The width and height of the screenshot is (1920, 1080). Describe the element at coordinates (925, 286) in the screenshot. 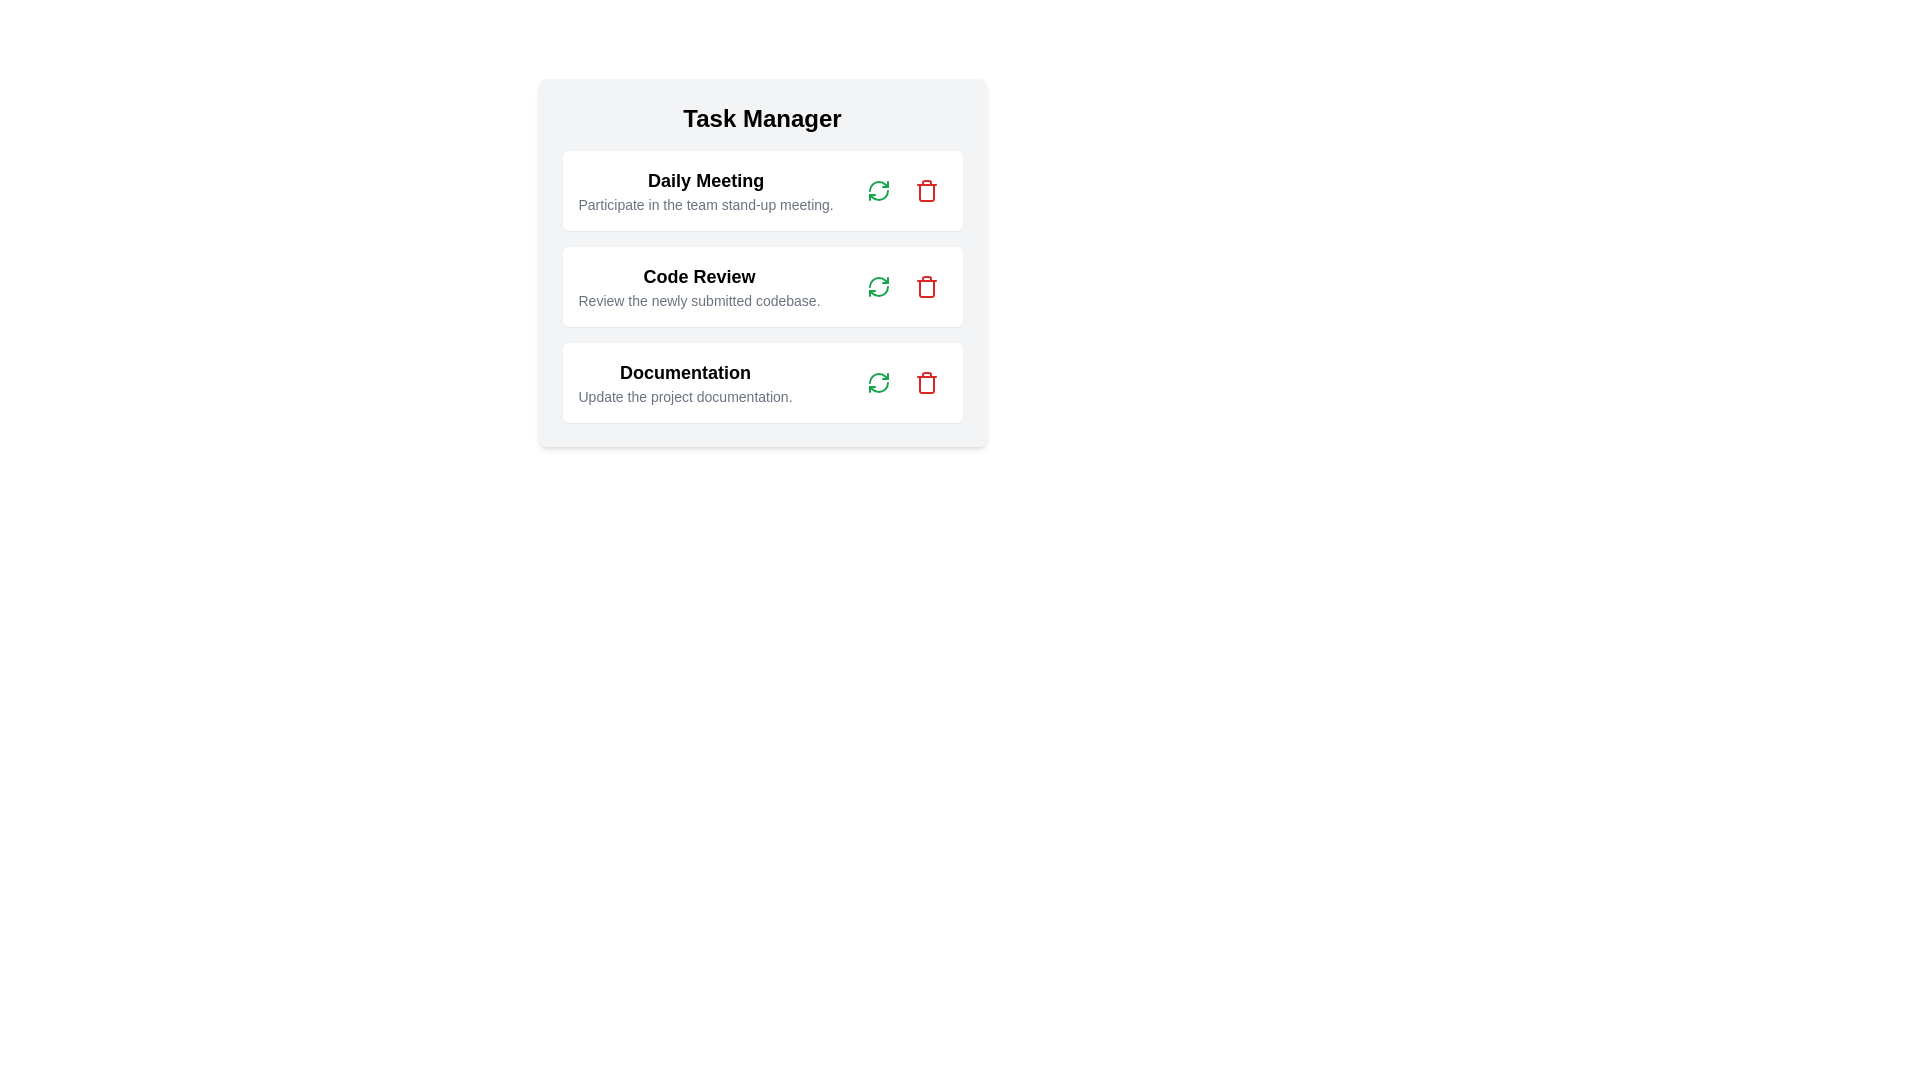

I see `the visually styled red circular button with a trash can icon, which is the third button aligned horizontally to the right of the 'Code Review' task` at that location.